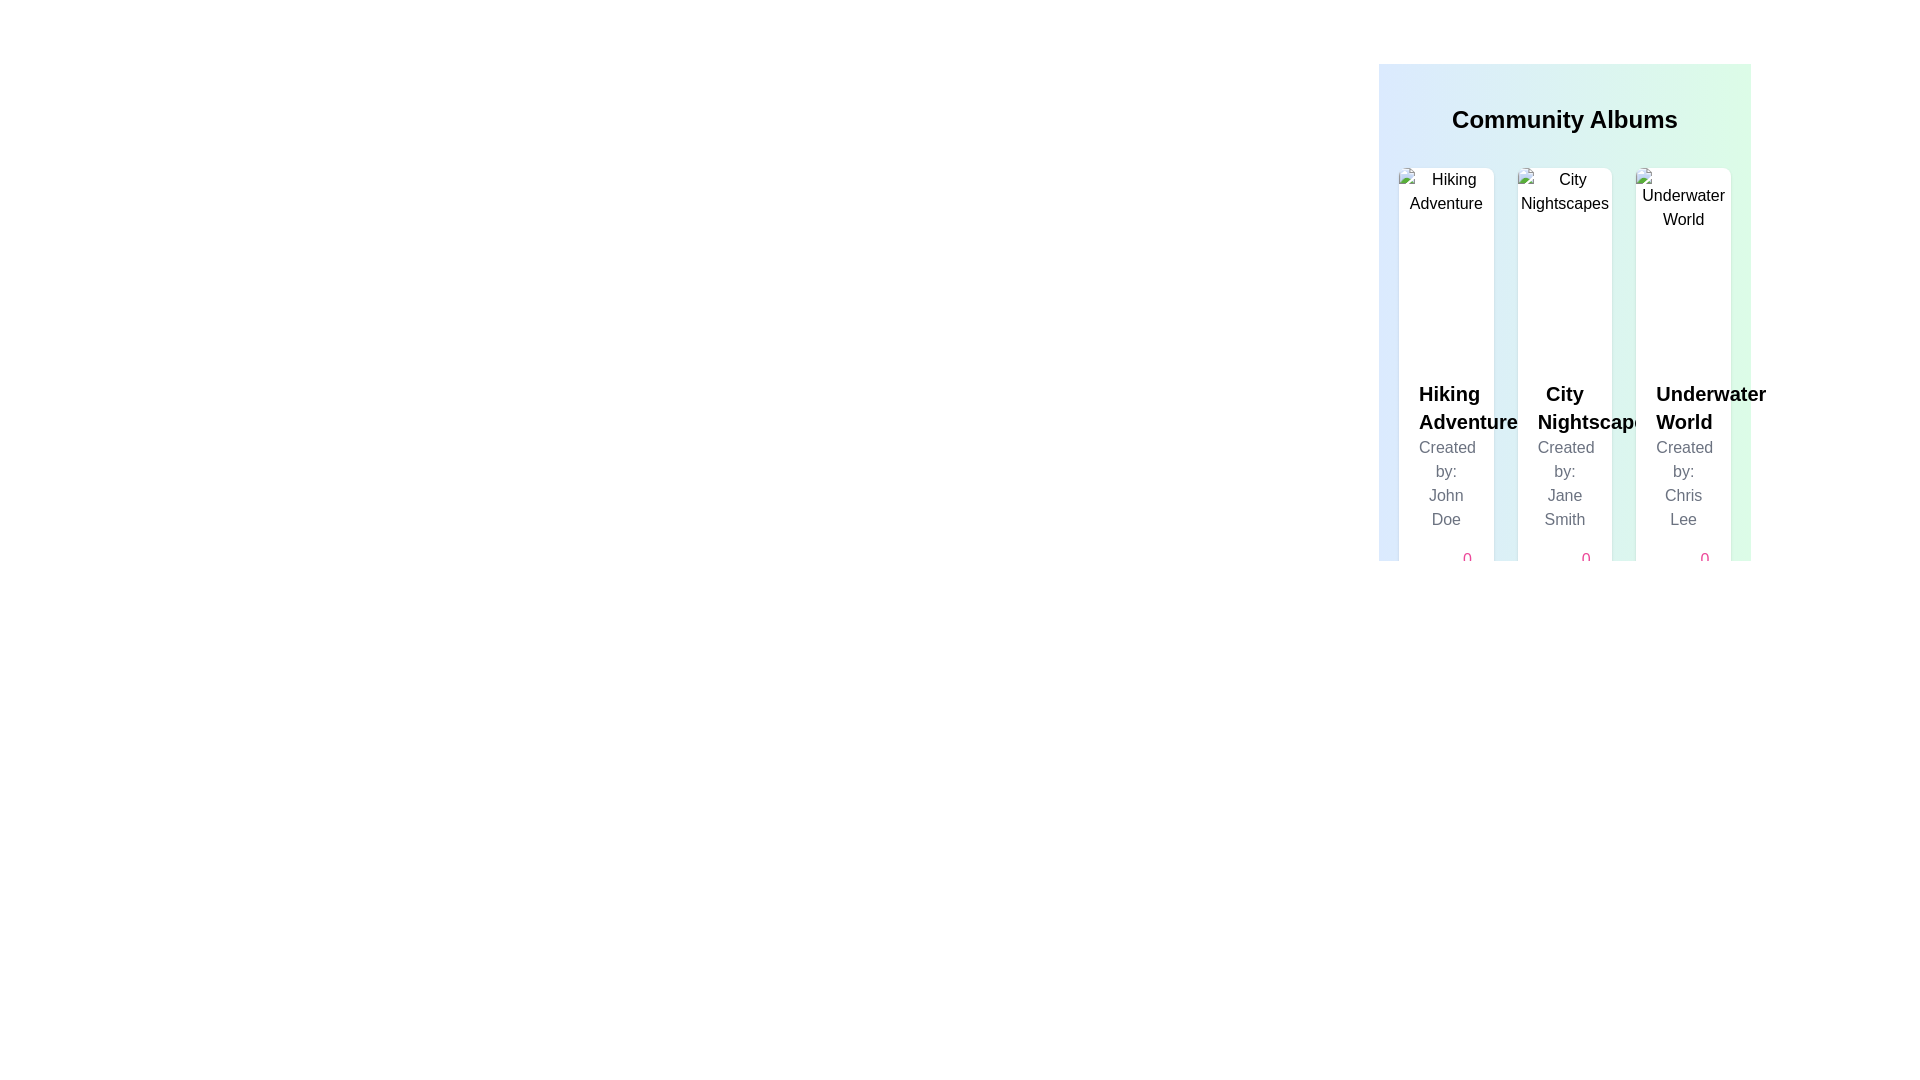  Describe the element at coordinates (1563, 262) in the screenshot. I see `the image representing 'City Nightscapes'` at that location.